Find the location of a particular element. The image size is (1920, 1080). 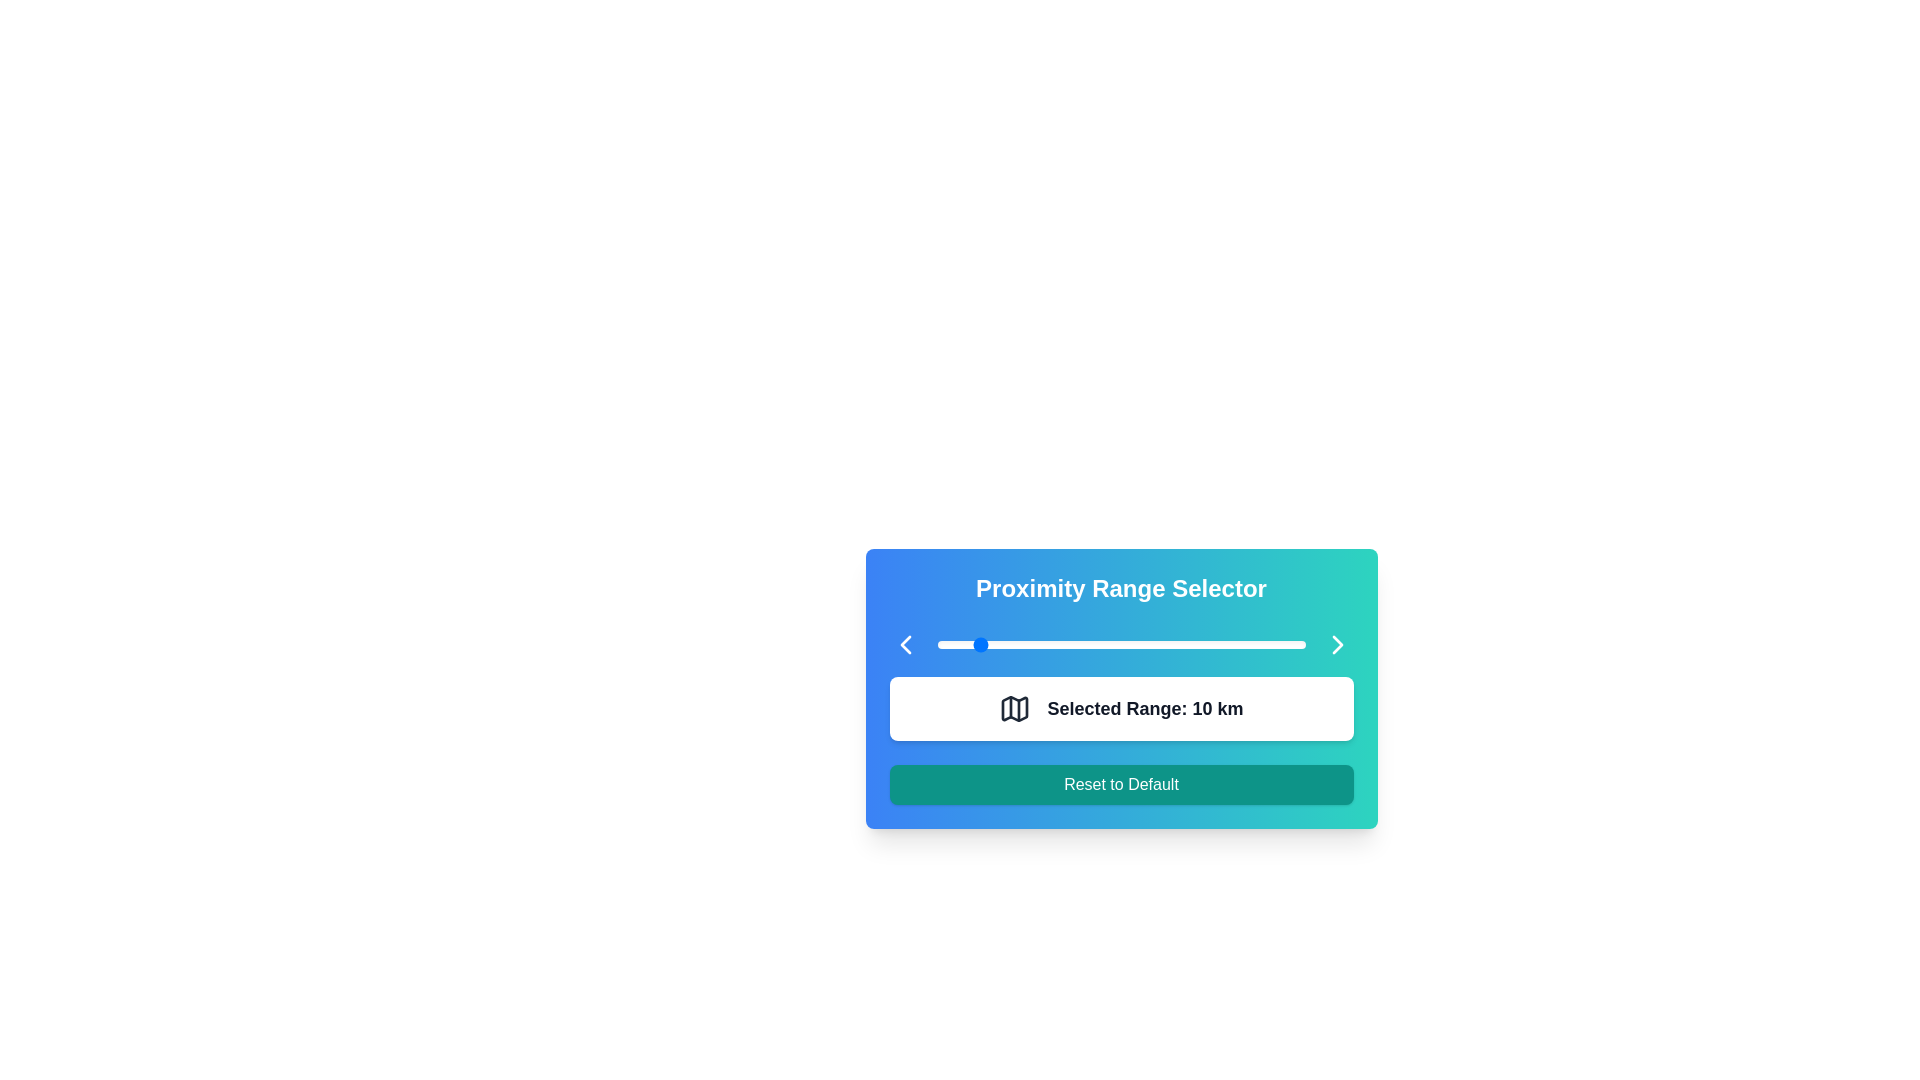

the proximity range is located at coordinates (1098, 644).